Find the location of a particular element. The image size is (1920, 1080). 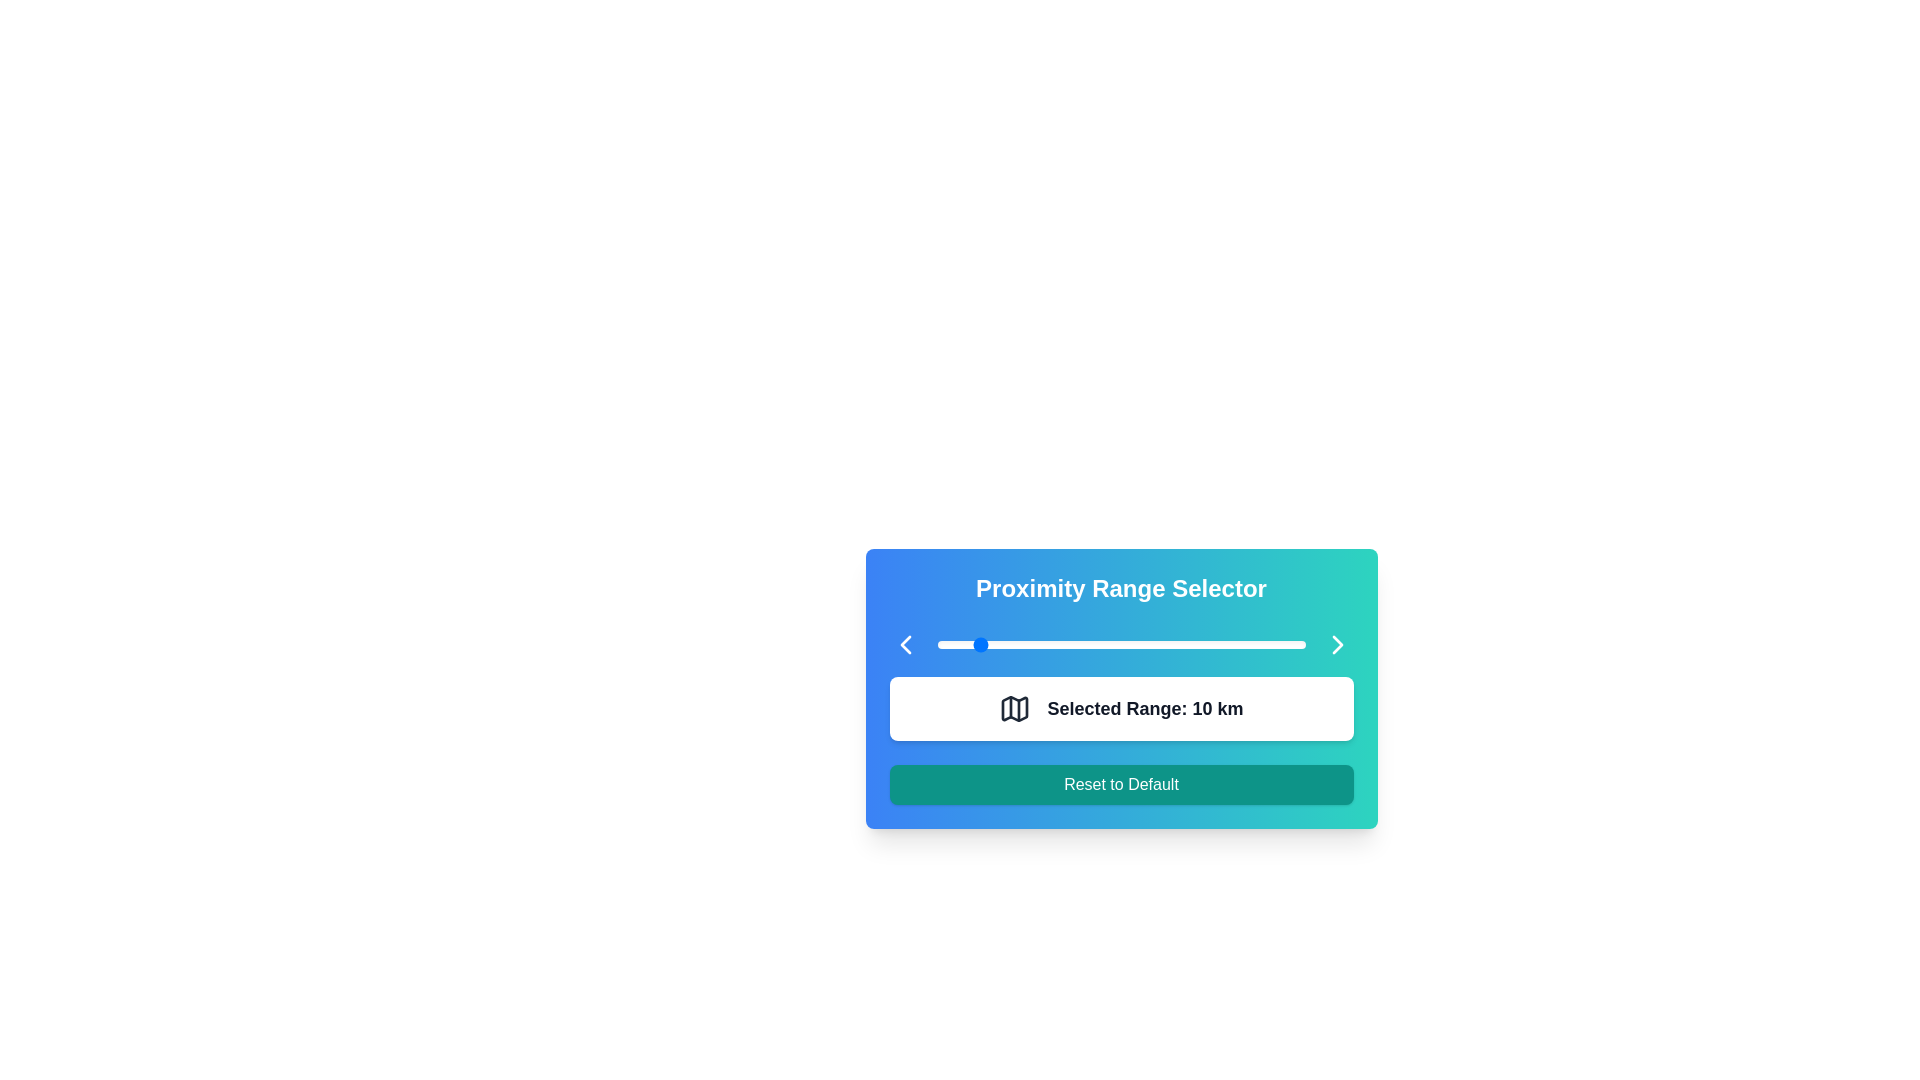

the proximity range is located at coordinates (1098, 644).